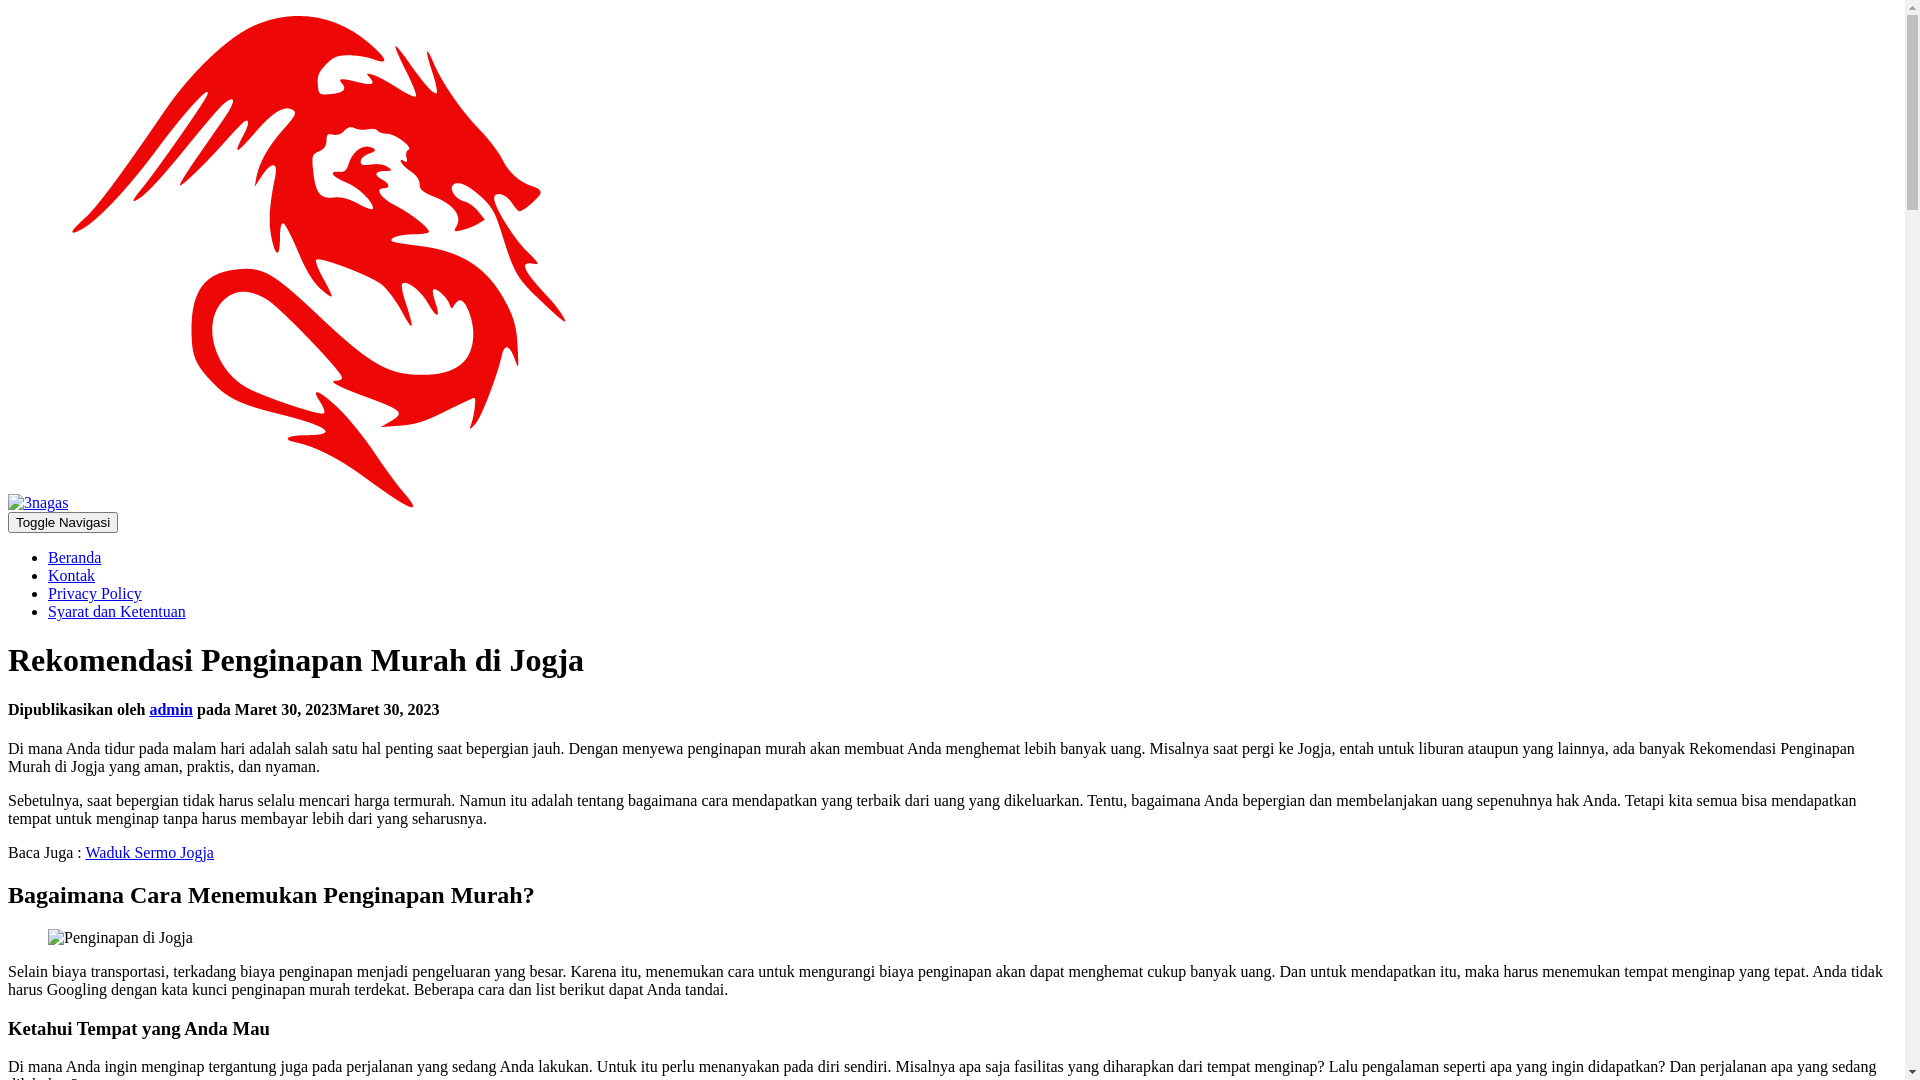 This screenshot has height=1080, width=1920. What do you see at coordinates (71, 575) in the screenshot?
I see `'Kontak'` at bounding box center [71, 575].